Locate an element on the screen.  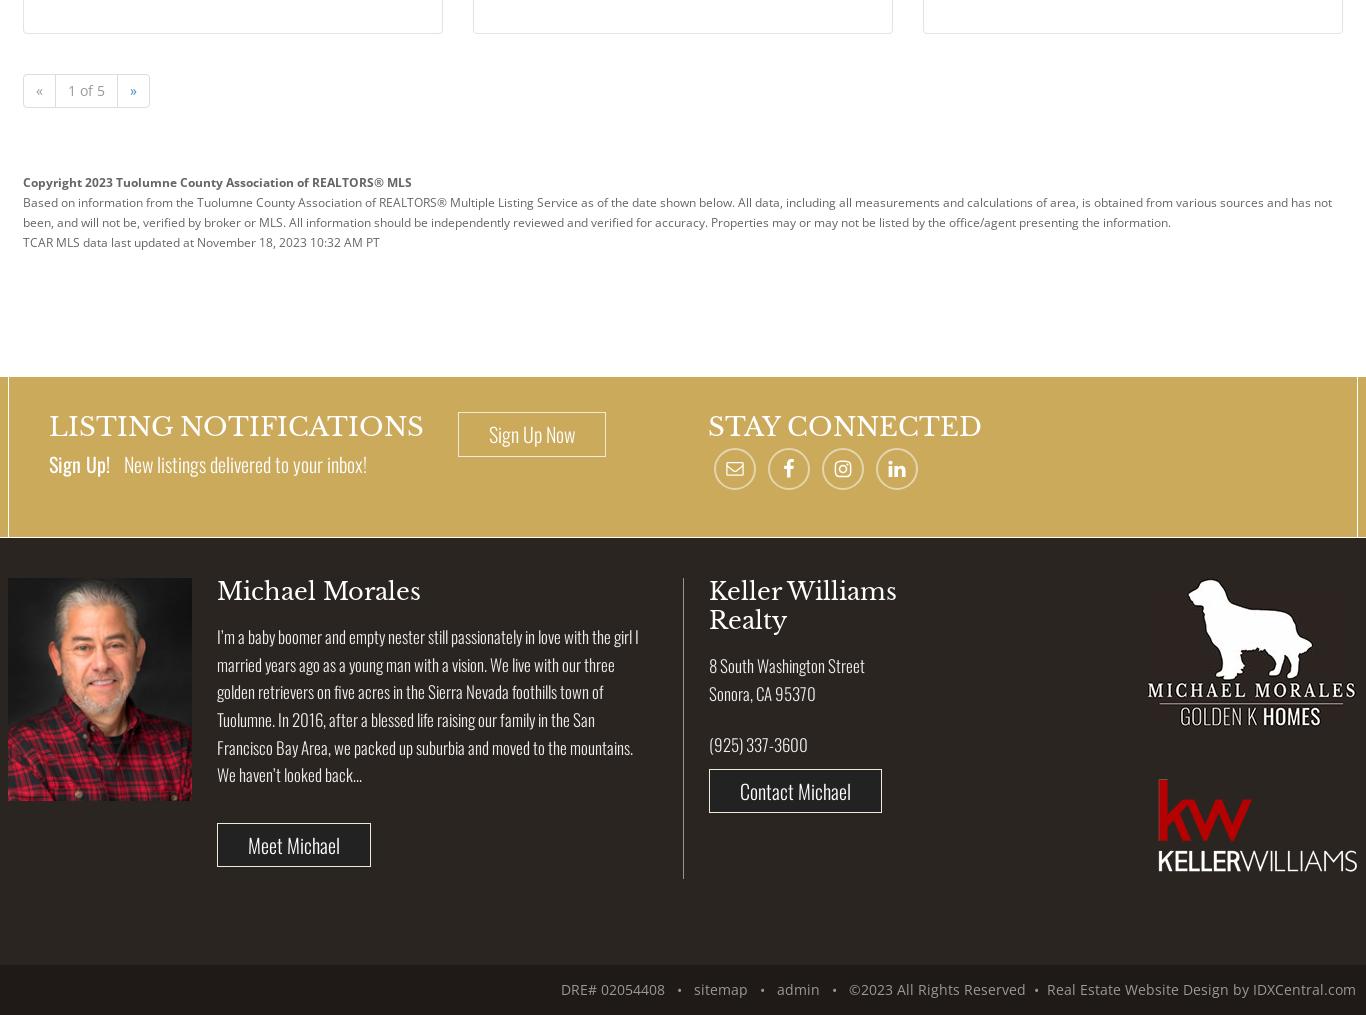
'DRE# 02054408   •' is located at coordinates (626, 989).